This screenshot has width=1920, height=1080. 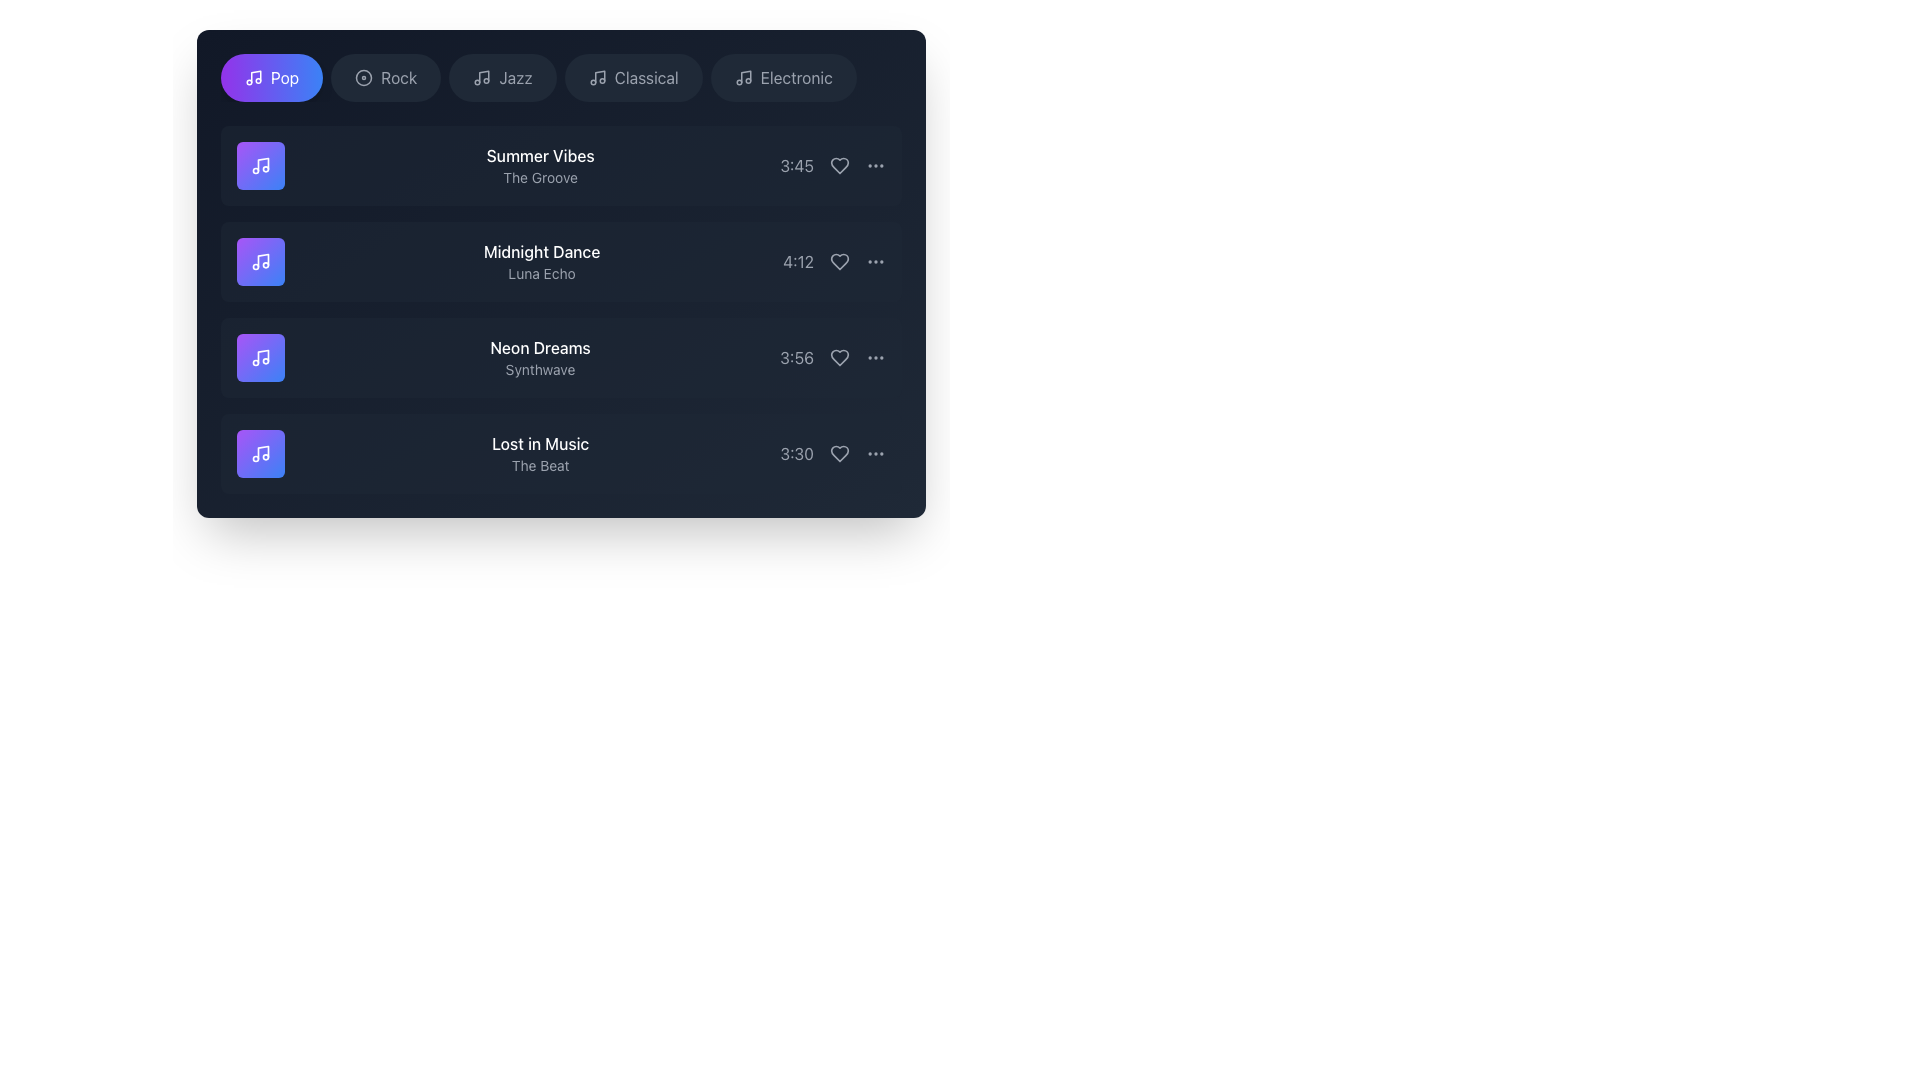 I want to click on the second heart icon that allows users to mark the associated song as a favorite, located to the right of the 'Midnight Dance' song entry, so click(x=840, y=261).